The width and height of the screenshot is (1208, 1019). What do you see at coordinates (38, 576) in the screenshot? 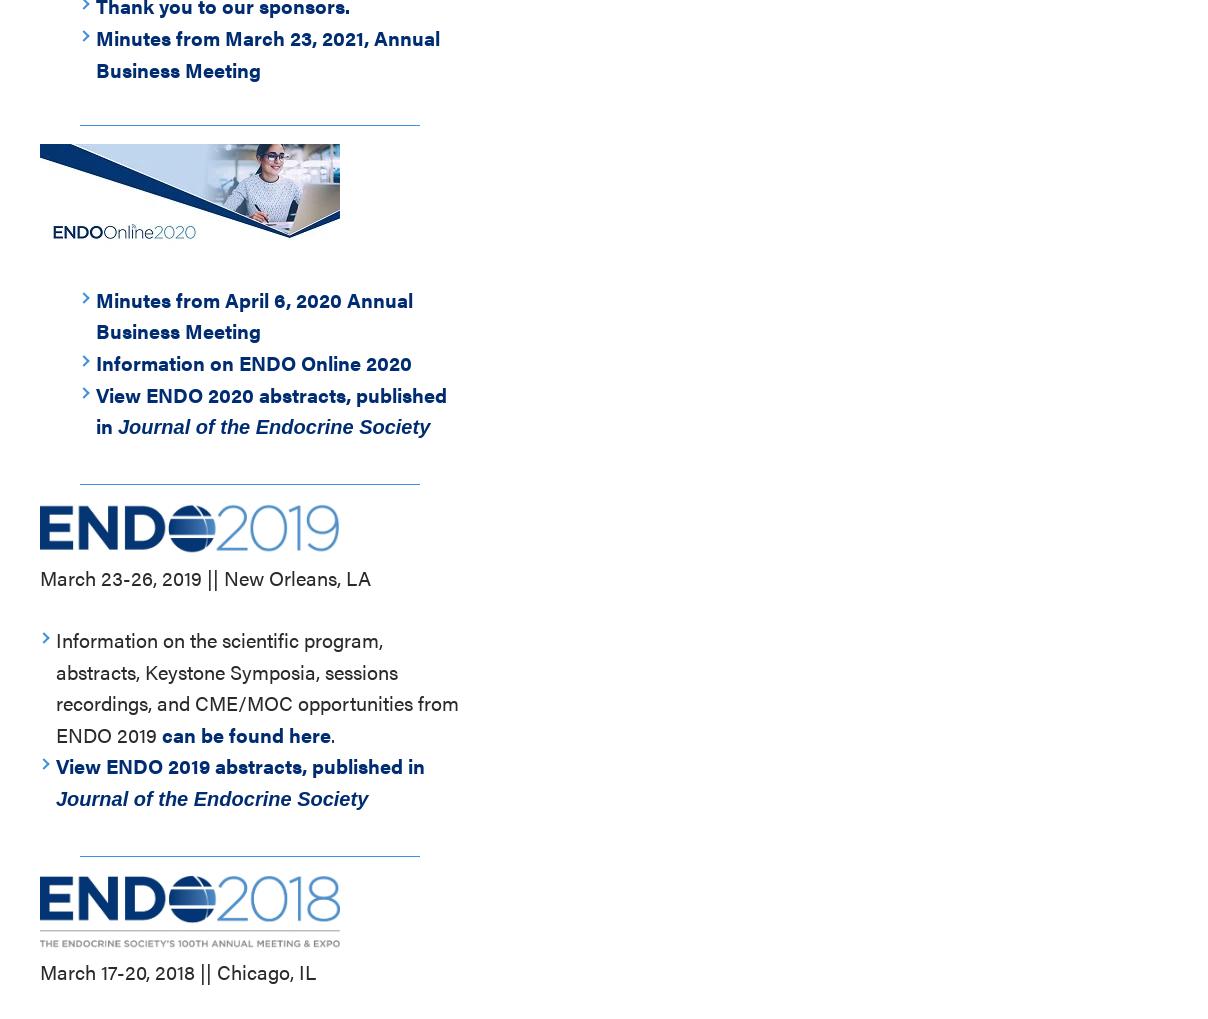
I see `'March 23-26, 2019 || New Orleans, LA'` at bounding box center [38, 576].